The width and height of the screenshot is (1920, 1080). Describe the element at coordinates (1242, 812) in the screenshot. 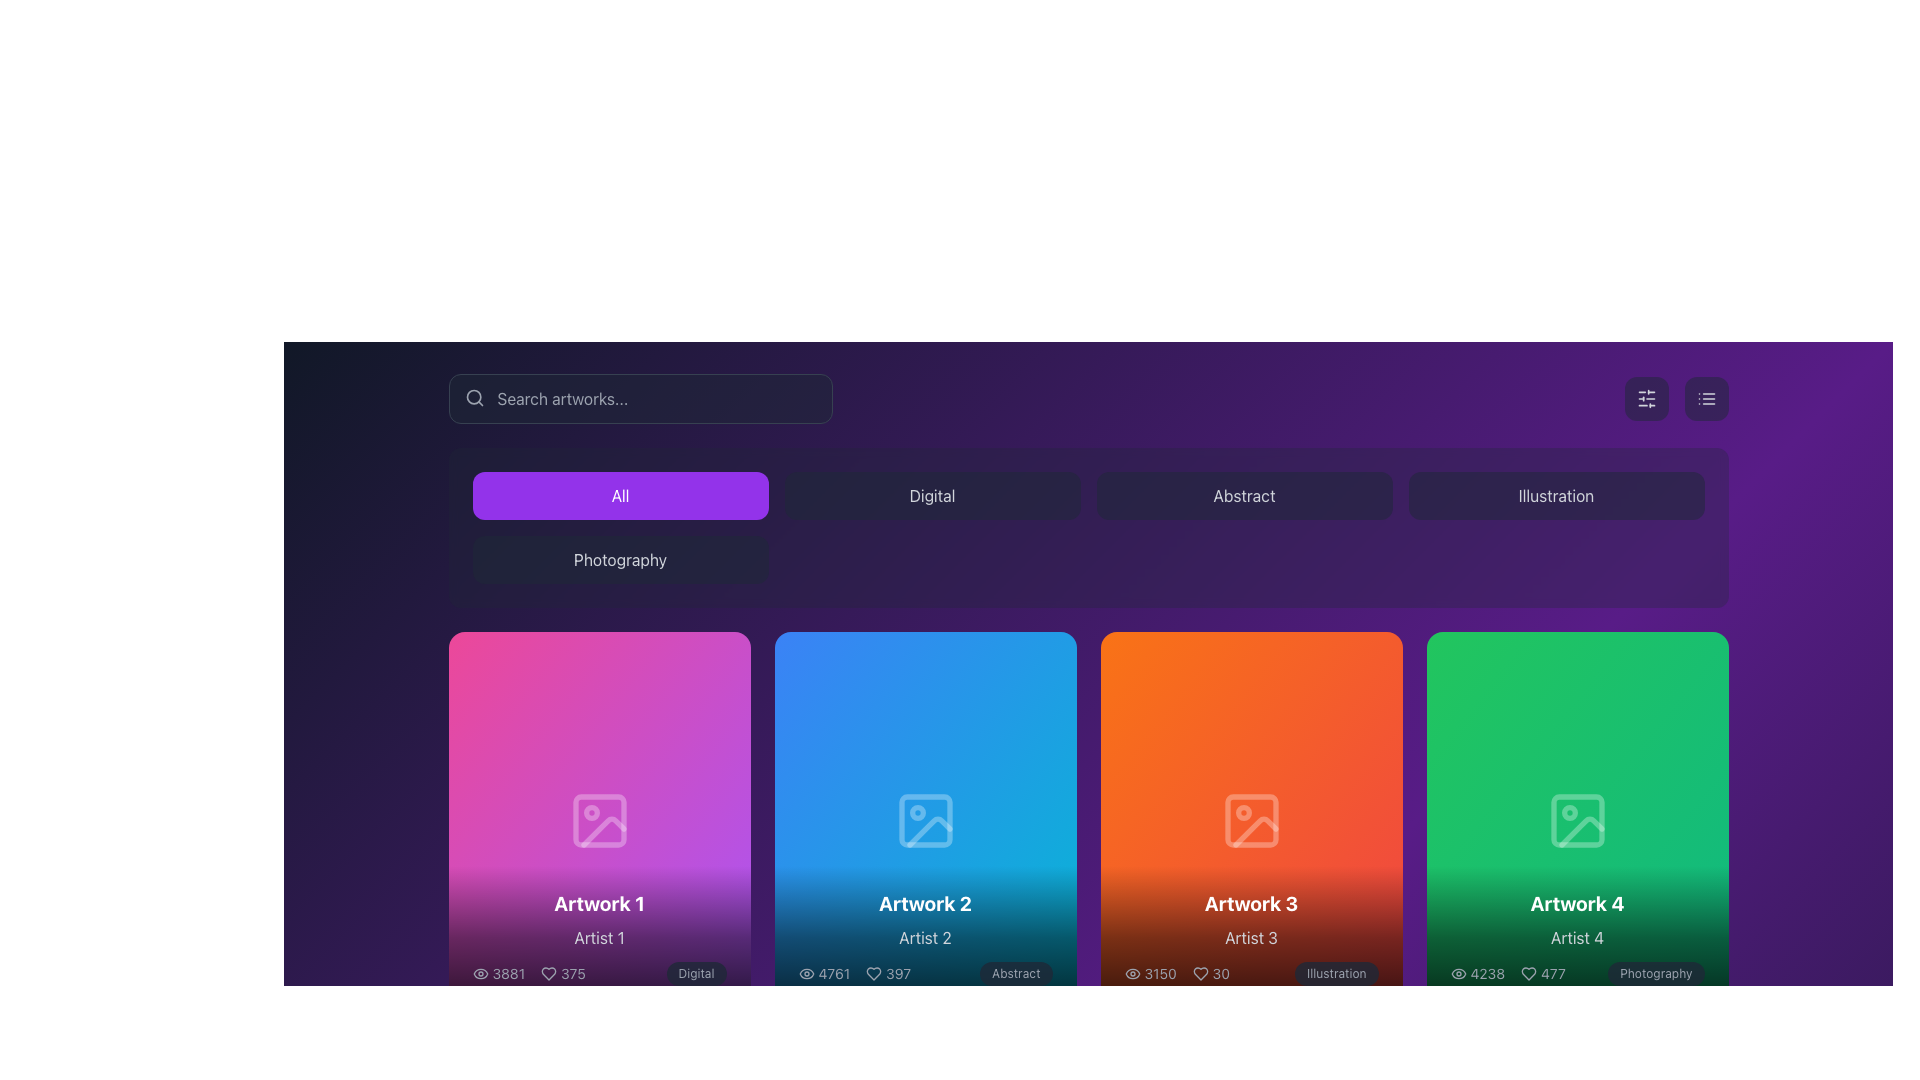

I see `the small circle graphical icon component located at the center of the 'Artwork 3' card in the third column of the artwork display section` at that location.